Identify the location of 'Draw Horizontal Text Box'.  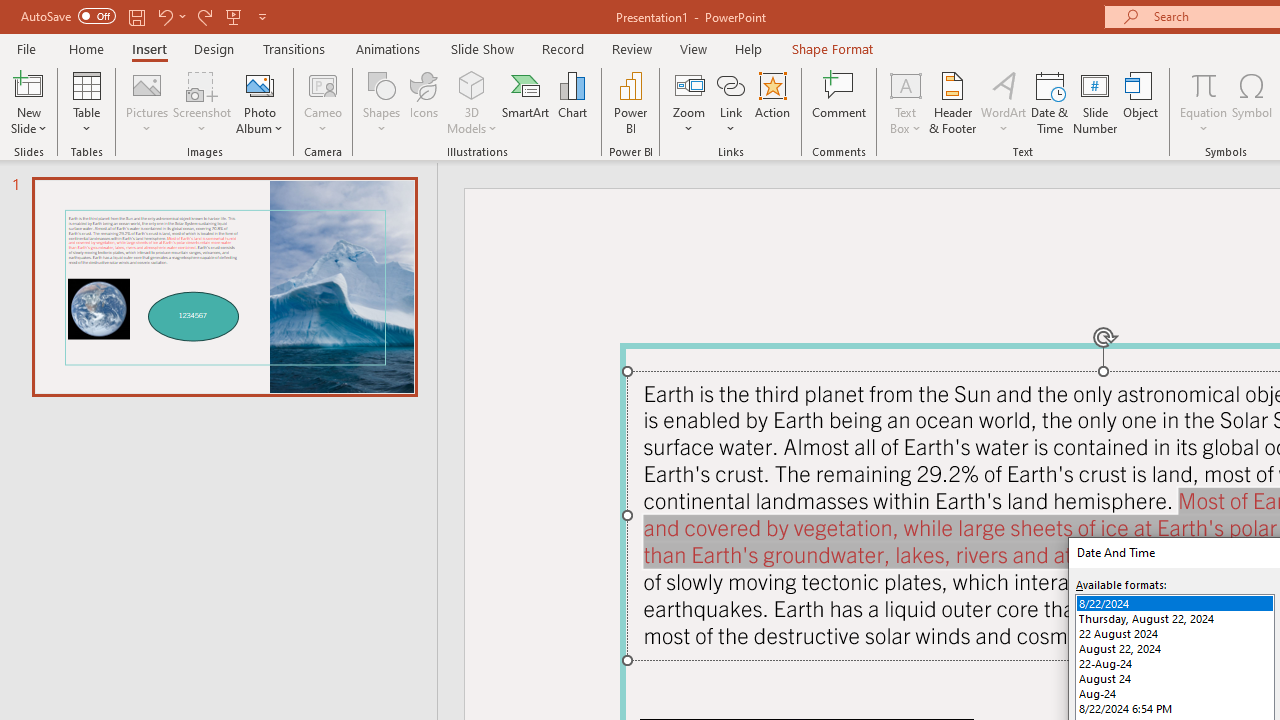
(904, 84).